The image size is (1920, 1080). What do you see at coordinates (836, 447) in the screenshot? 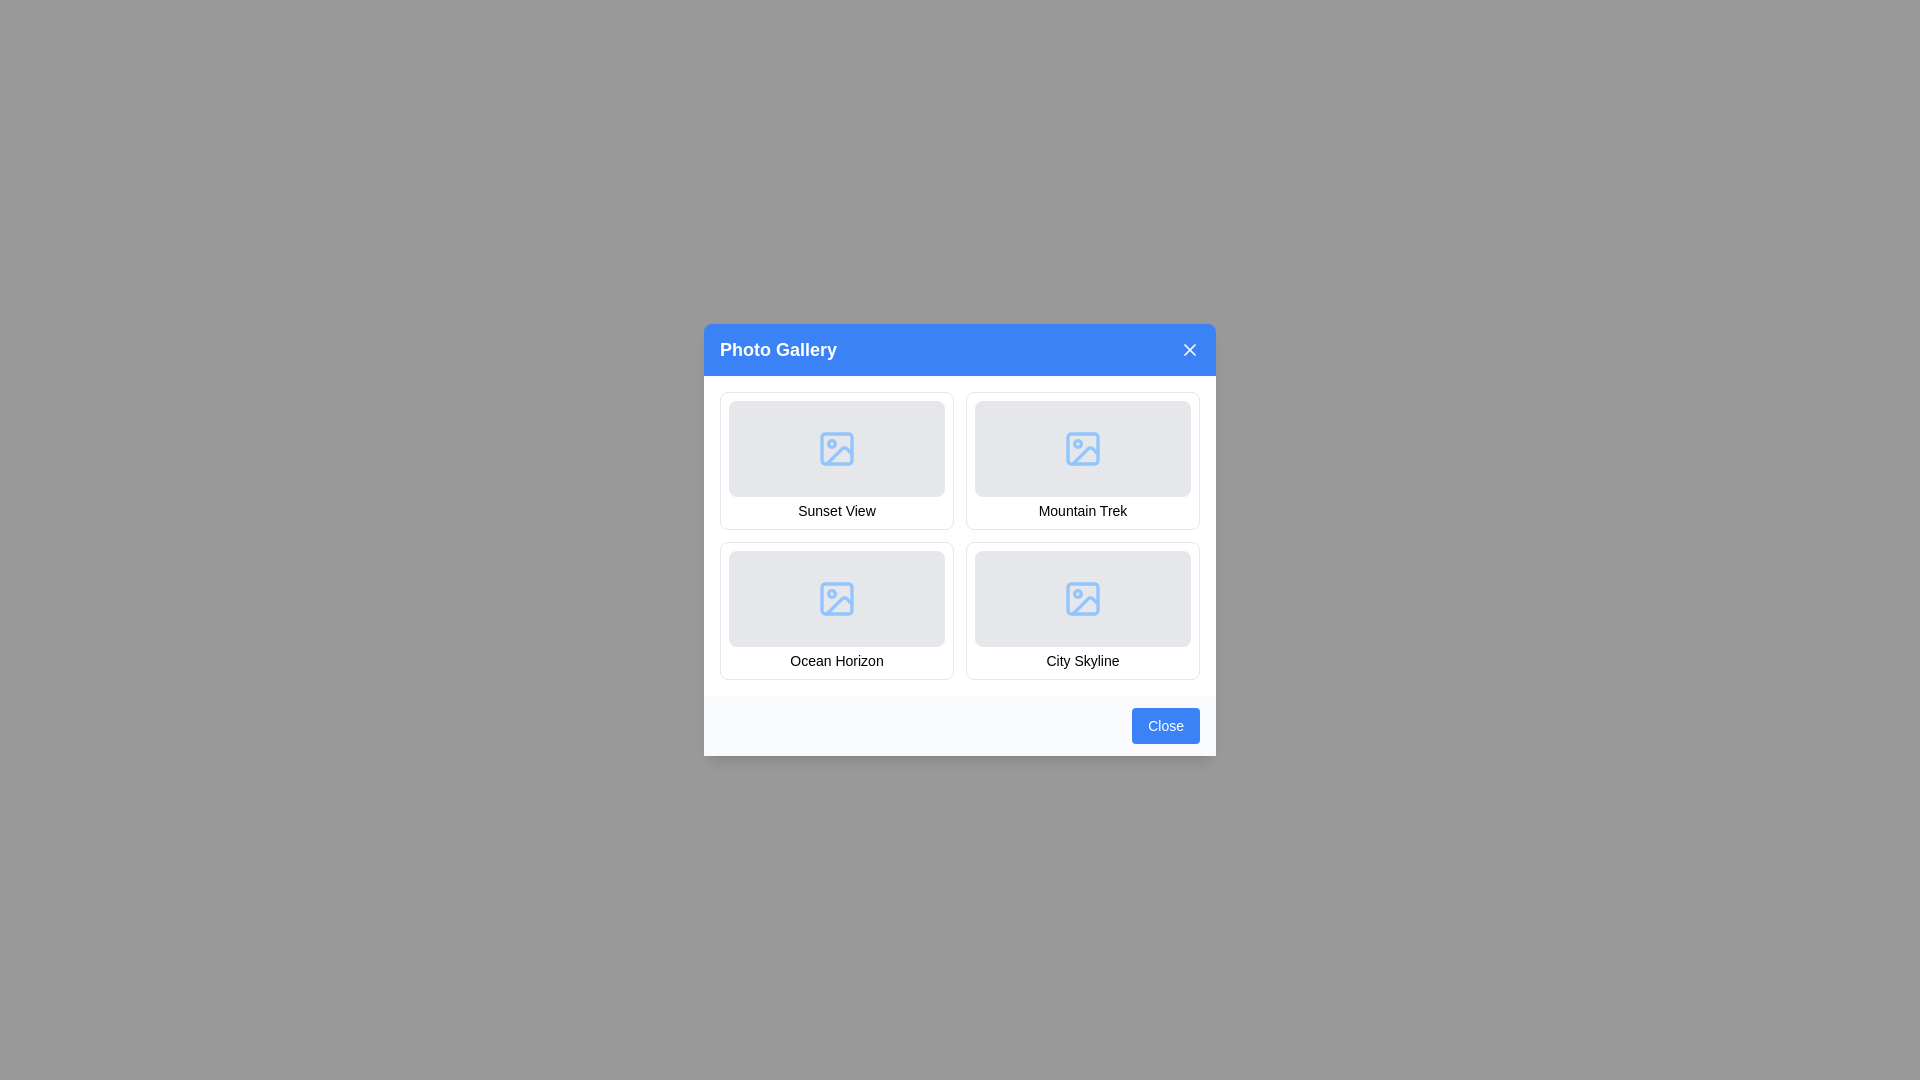
I see `the Decorative border within the image icon labeled 'Sunset View' in the top-left corner of the grid in the 'Photo Gallery' modal` at bounding box center [836, 447].